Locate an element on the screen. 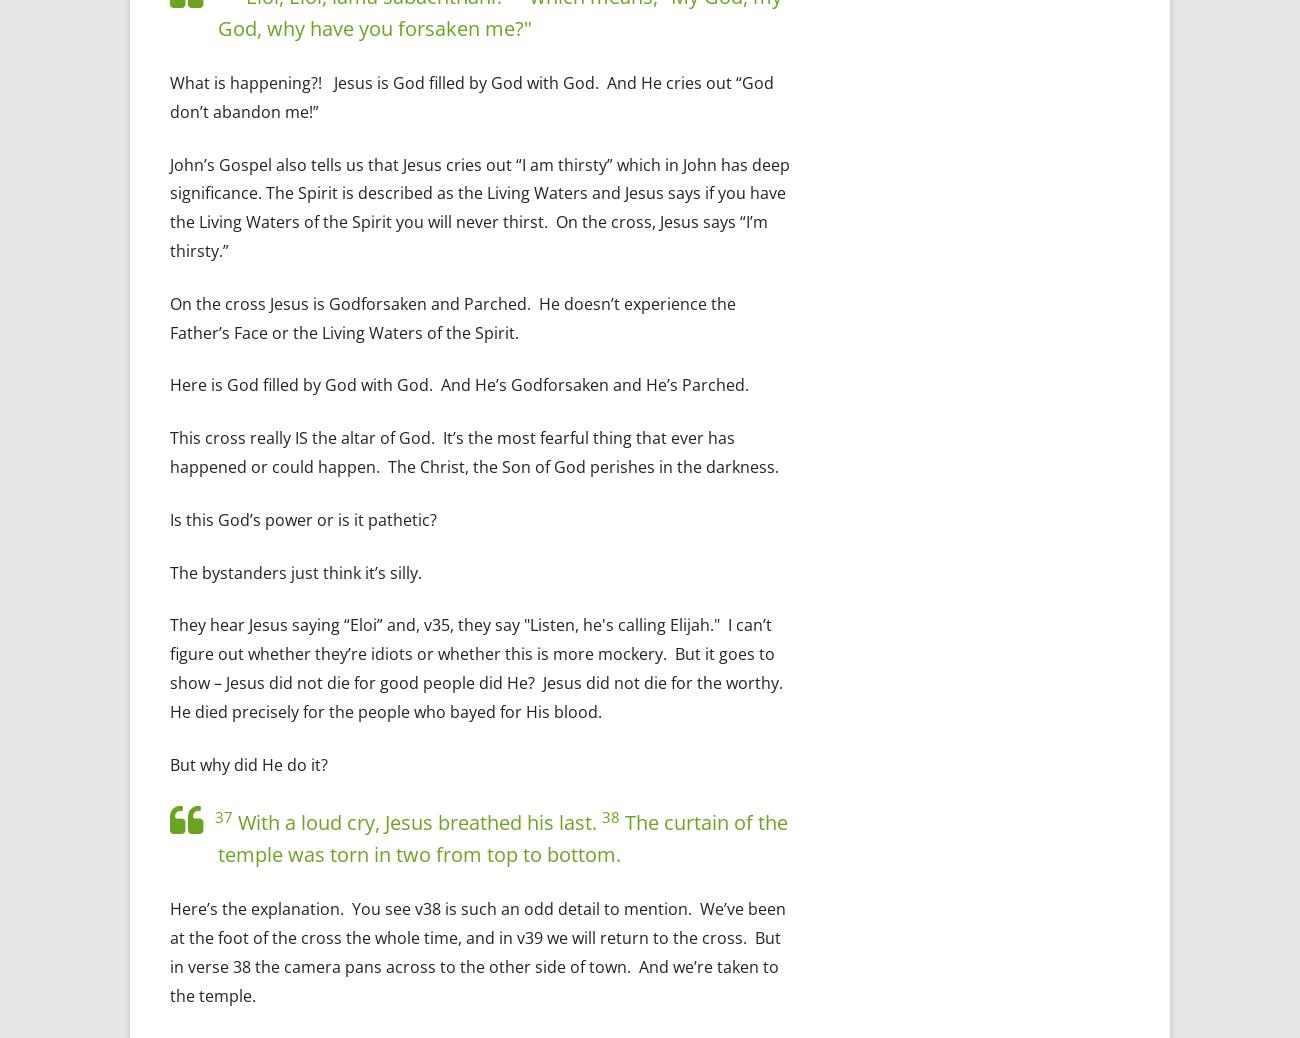 Image resolution: width=1300 pixels, height=1038 pixels. 'This cross really IS the altar of God.  It’s the most fearful thing that ever has happened or could happen.  The Christ, the Son of God perishes in the darkness.' is located at coordinates (170, 452).